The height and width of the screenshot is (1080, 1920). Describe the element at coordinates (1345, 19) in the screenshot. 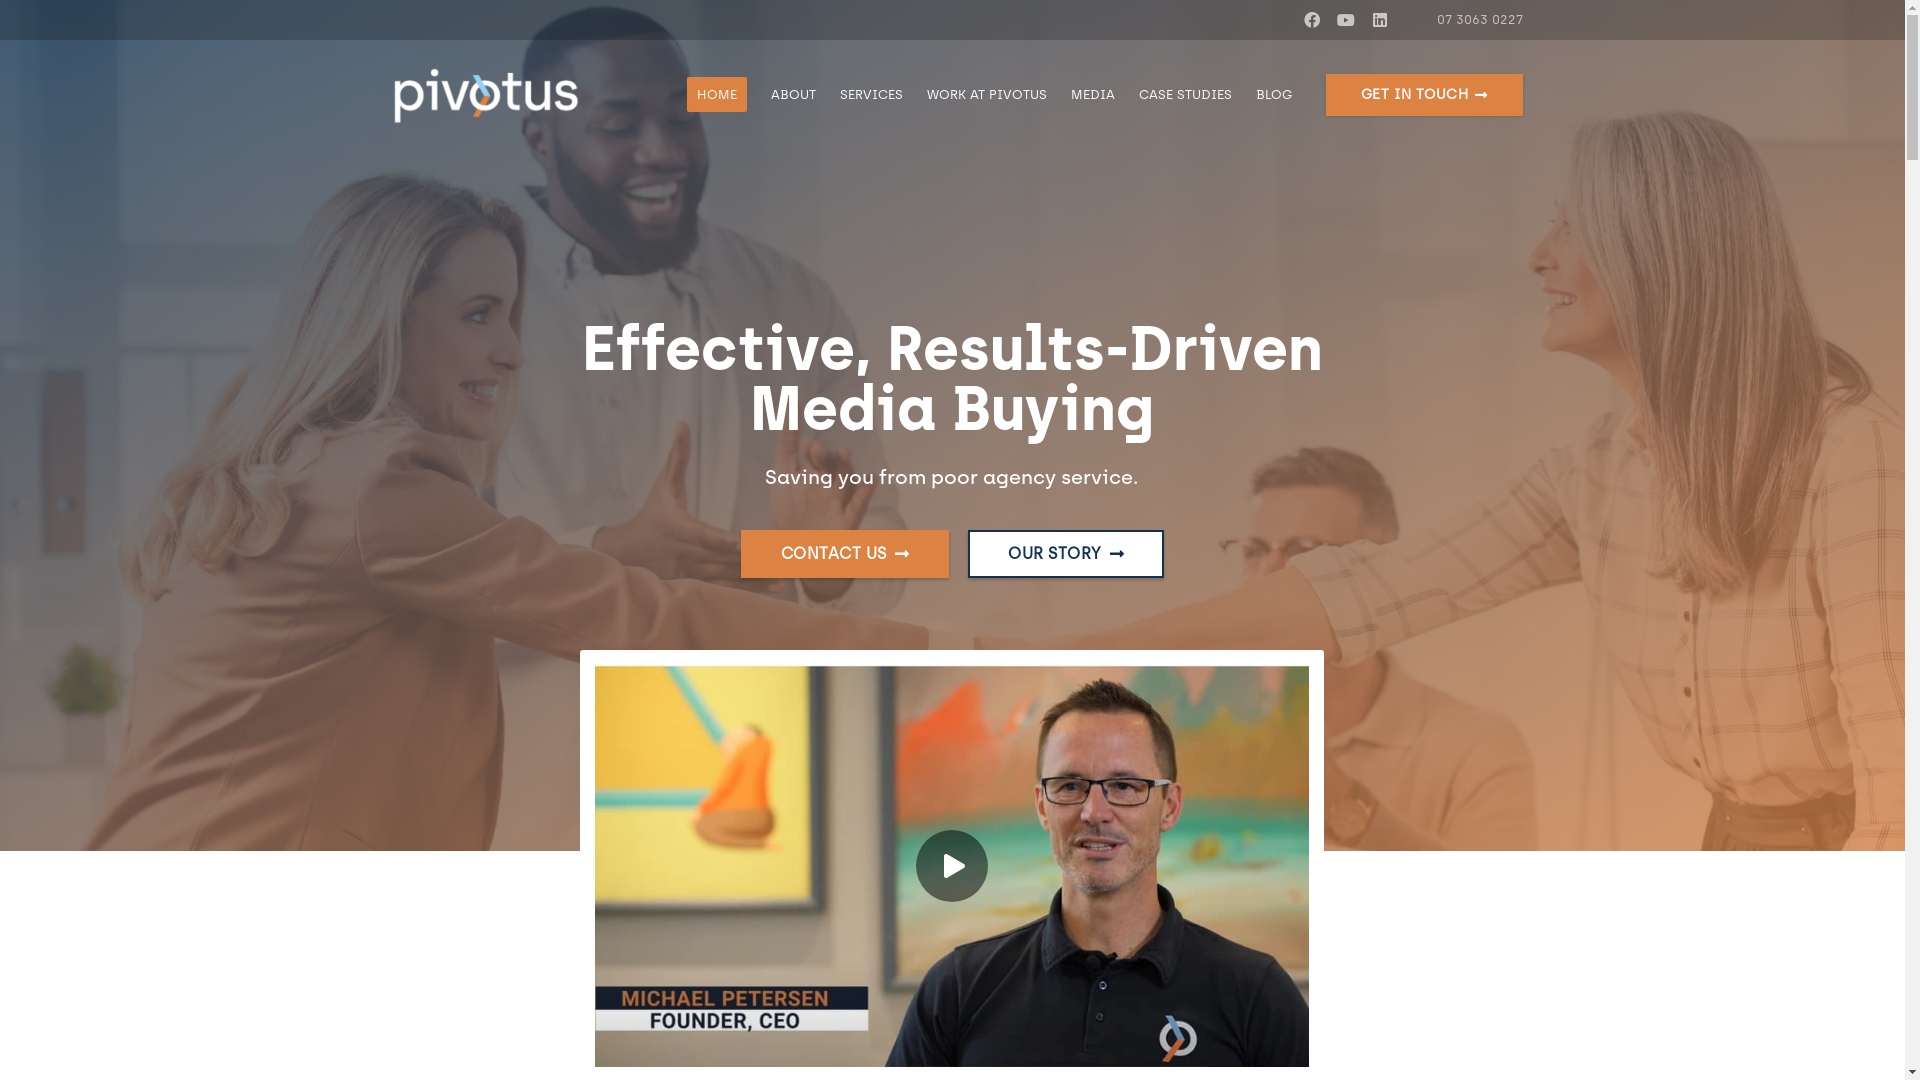

I see `'YouTube'` at that location.